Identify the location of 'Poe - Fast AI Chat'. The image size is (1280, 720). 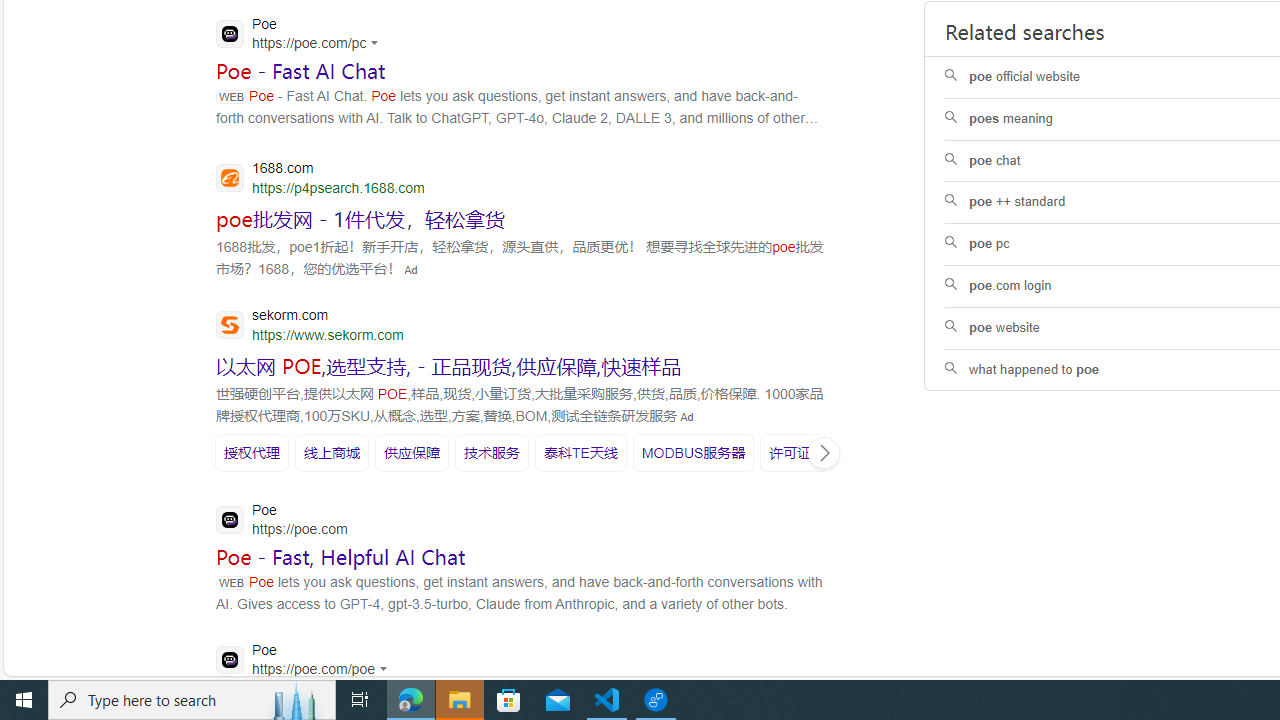
(300, 70).